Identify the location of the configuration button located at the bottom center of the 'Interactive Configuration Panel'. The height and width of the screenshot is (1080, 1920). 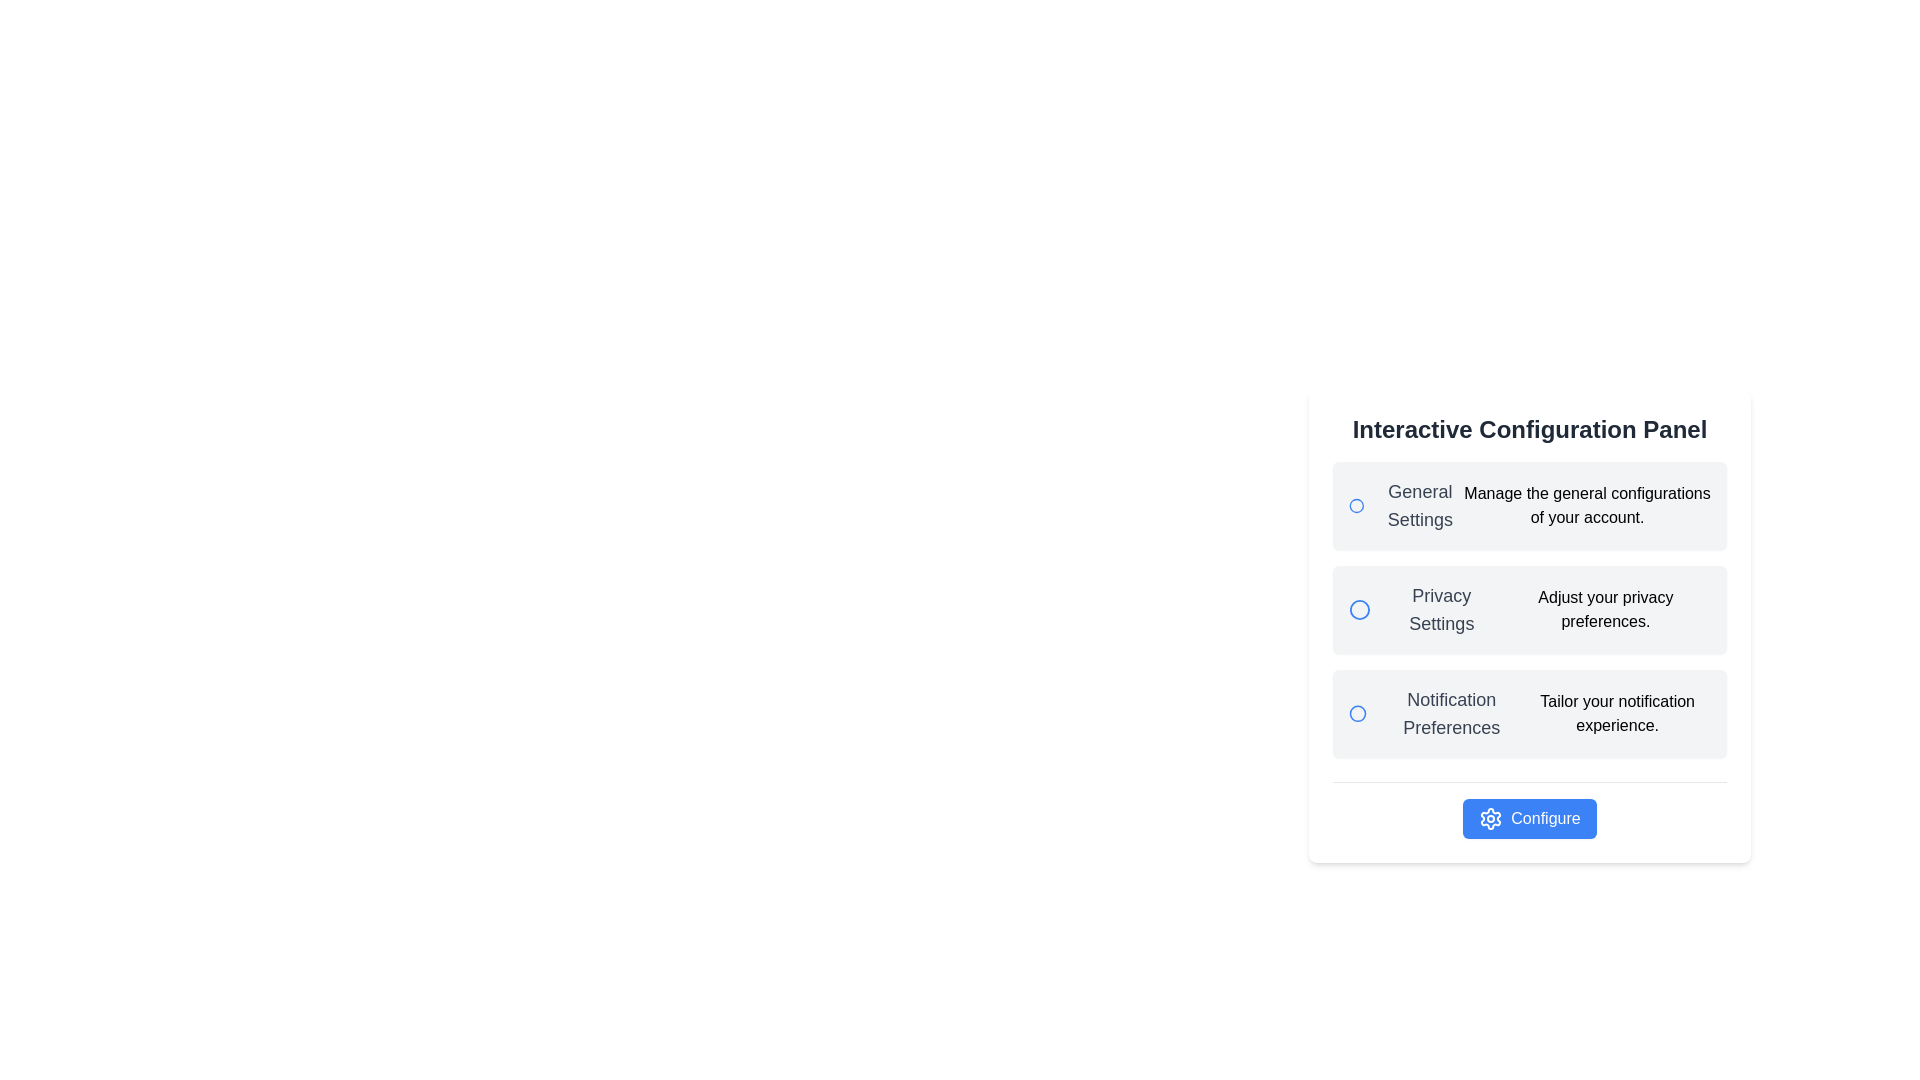
(1529, 818).